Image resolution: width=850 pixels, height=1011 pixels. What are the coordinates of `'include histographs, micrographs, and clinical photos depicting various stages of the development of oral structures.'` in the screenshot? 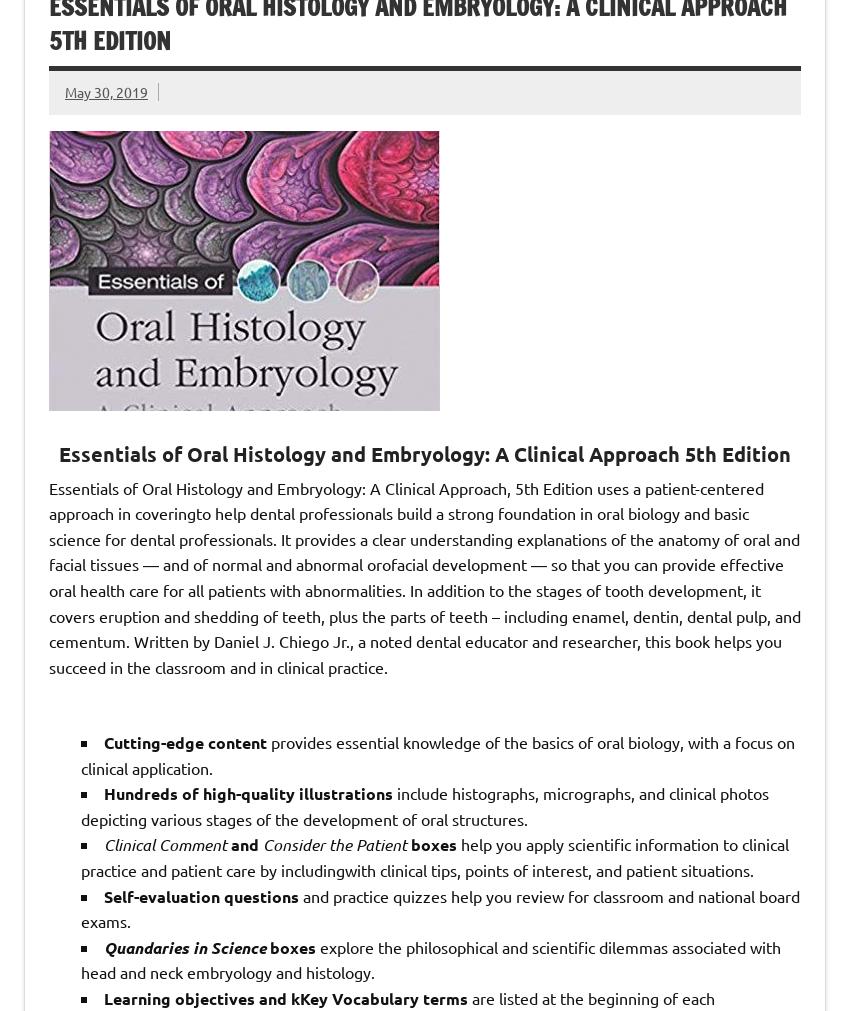 It's located at (425, 804).